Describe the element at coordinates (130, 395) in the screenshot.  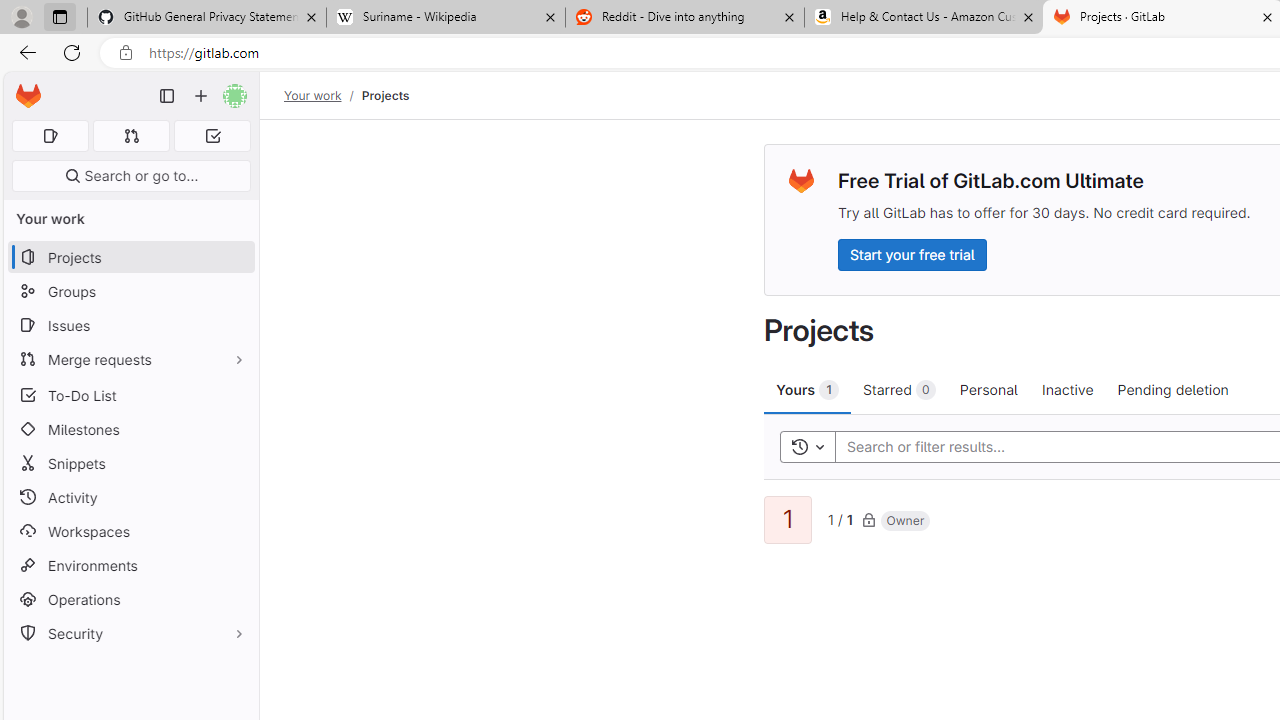
I see `'To-Do List'` at that location.